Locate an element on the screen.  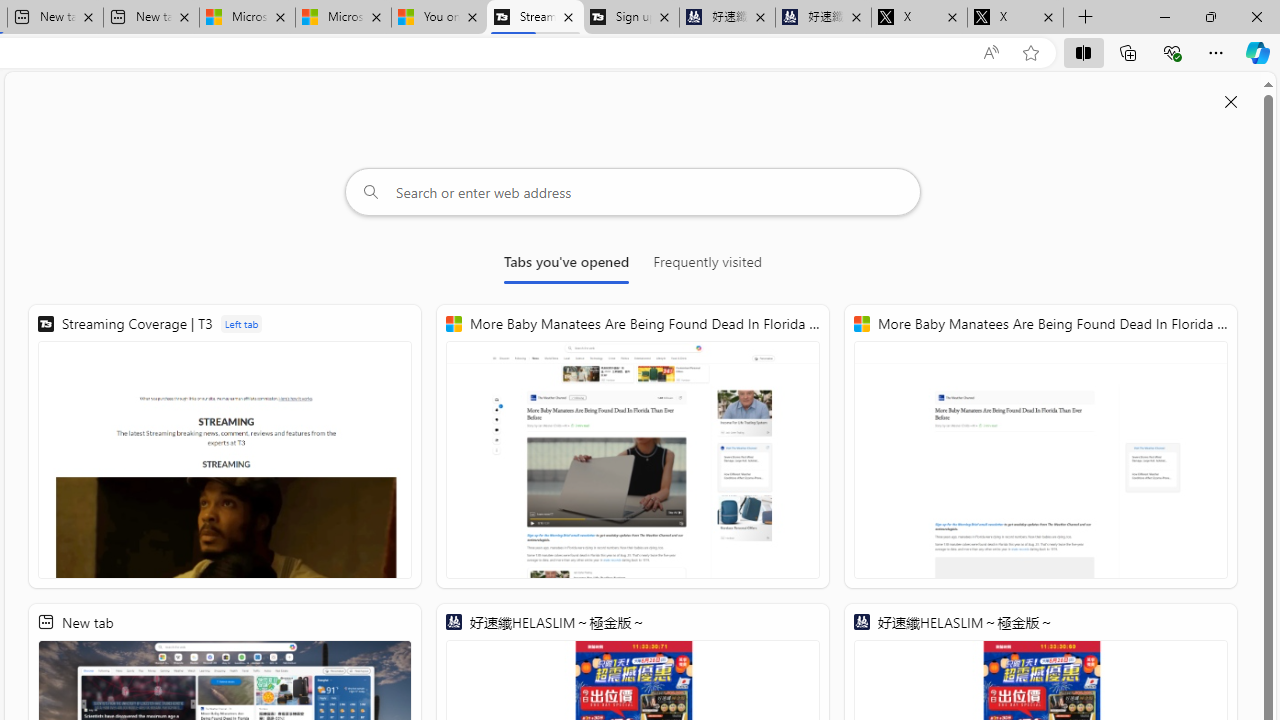
'New Tab' is located at coordinates (1085, 17).